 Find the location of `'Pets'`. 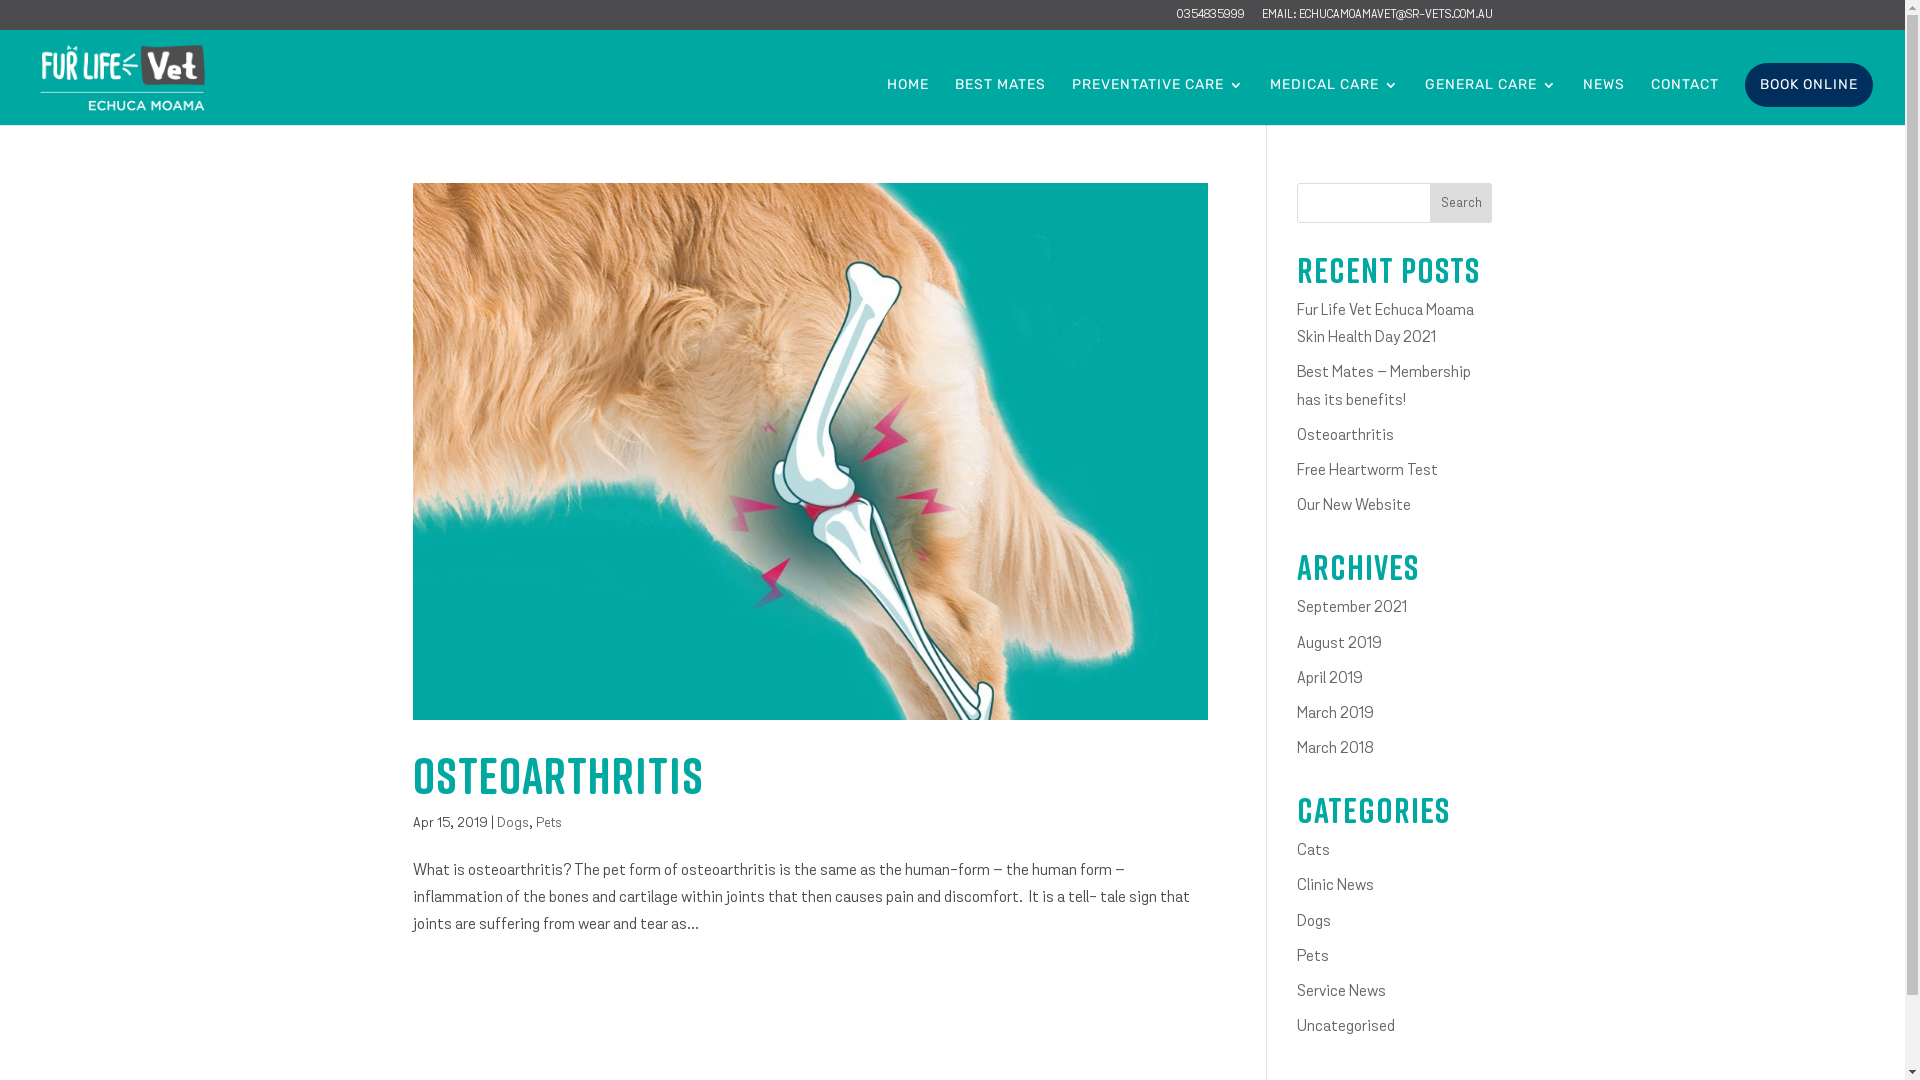

'Pets' is located at coordinates (548, 823).